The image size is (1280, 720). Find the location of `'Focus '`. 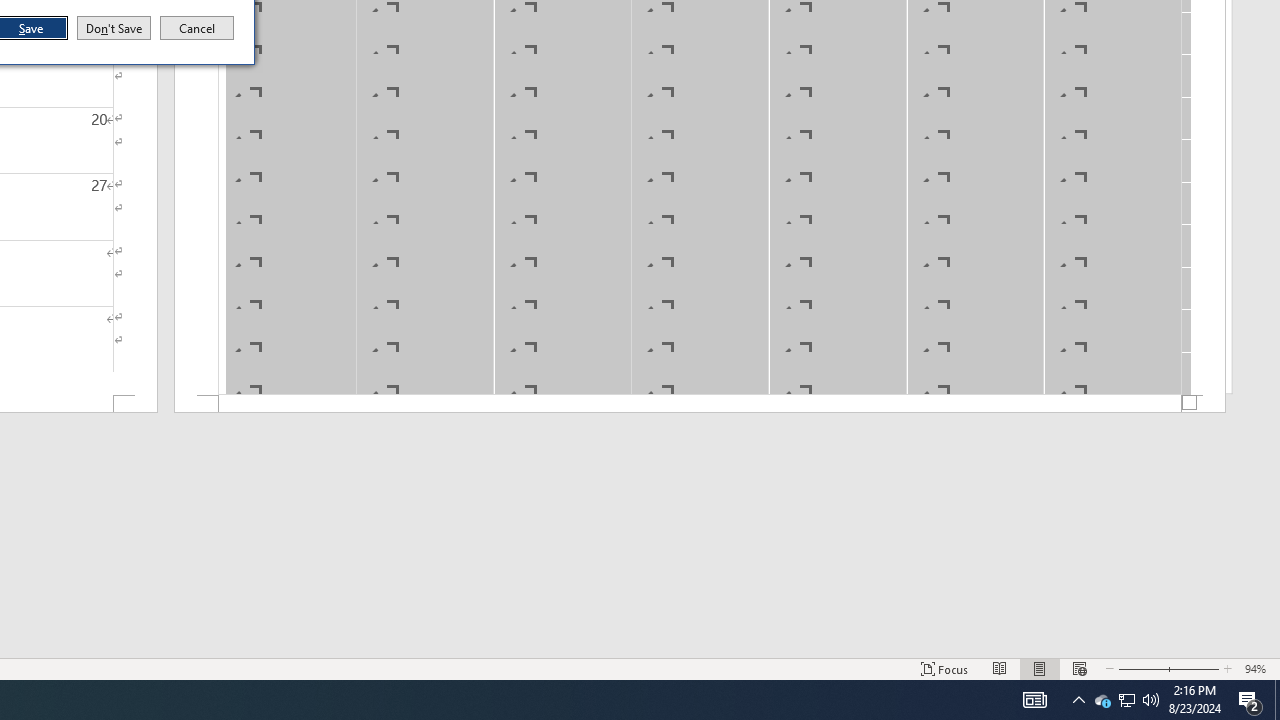

'Focus ' is located at coordinates (943, 669).